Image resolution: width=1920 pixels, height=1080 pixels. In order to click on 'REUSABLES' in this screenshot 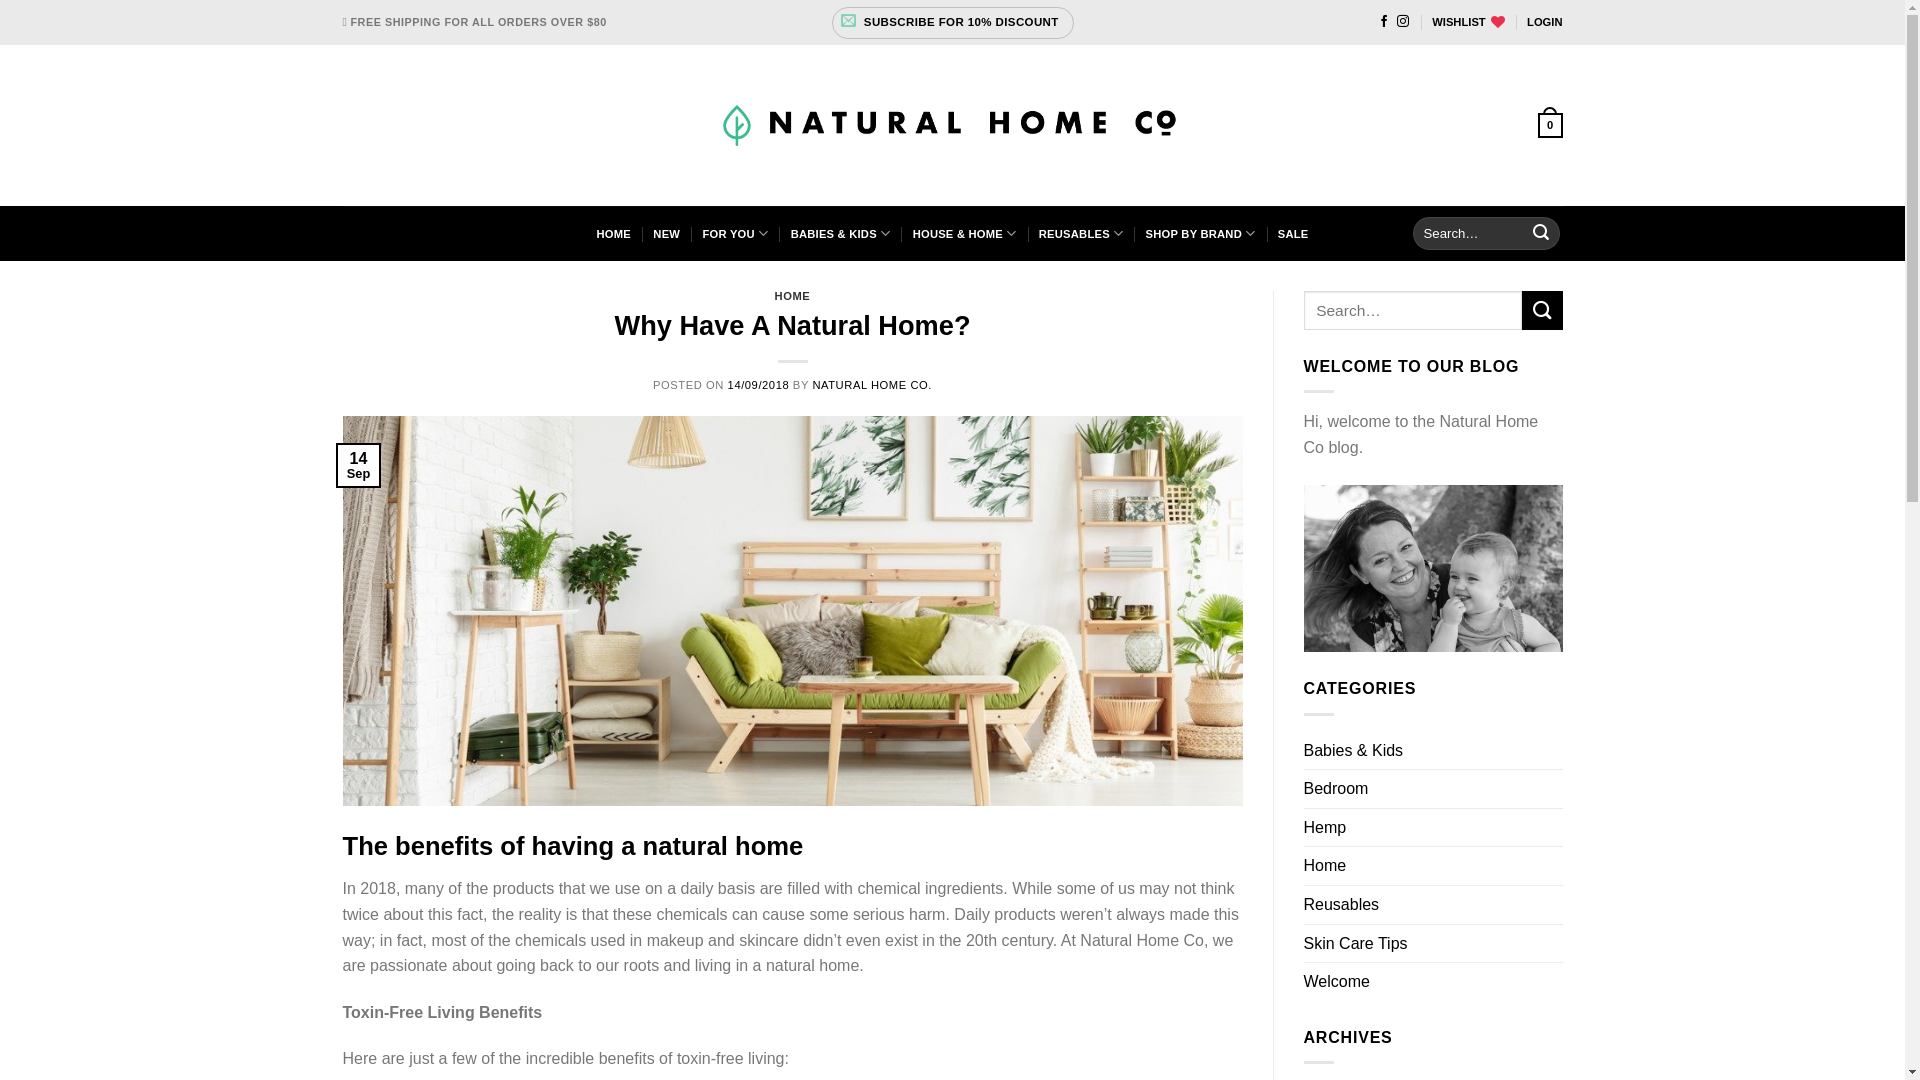, I will do `click(1038, 232)`.